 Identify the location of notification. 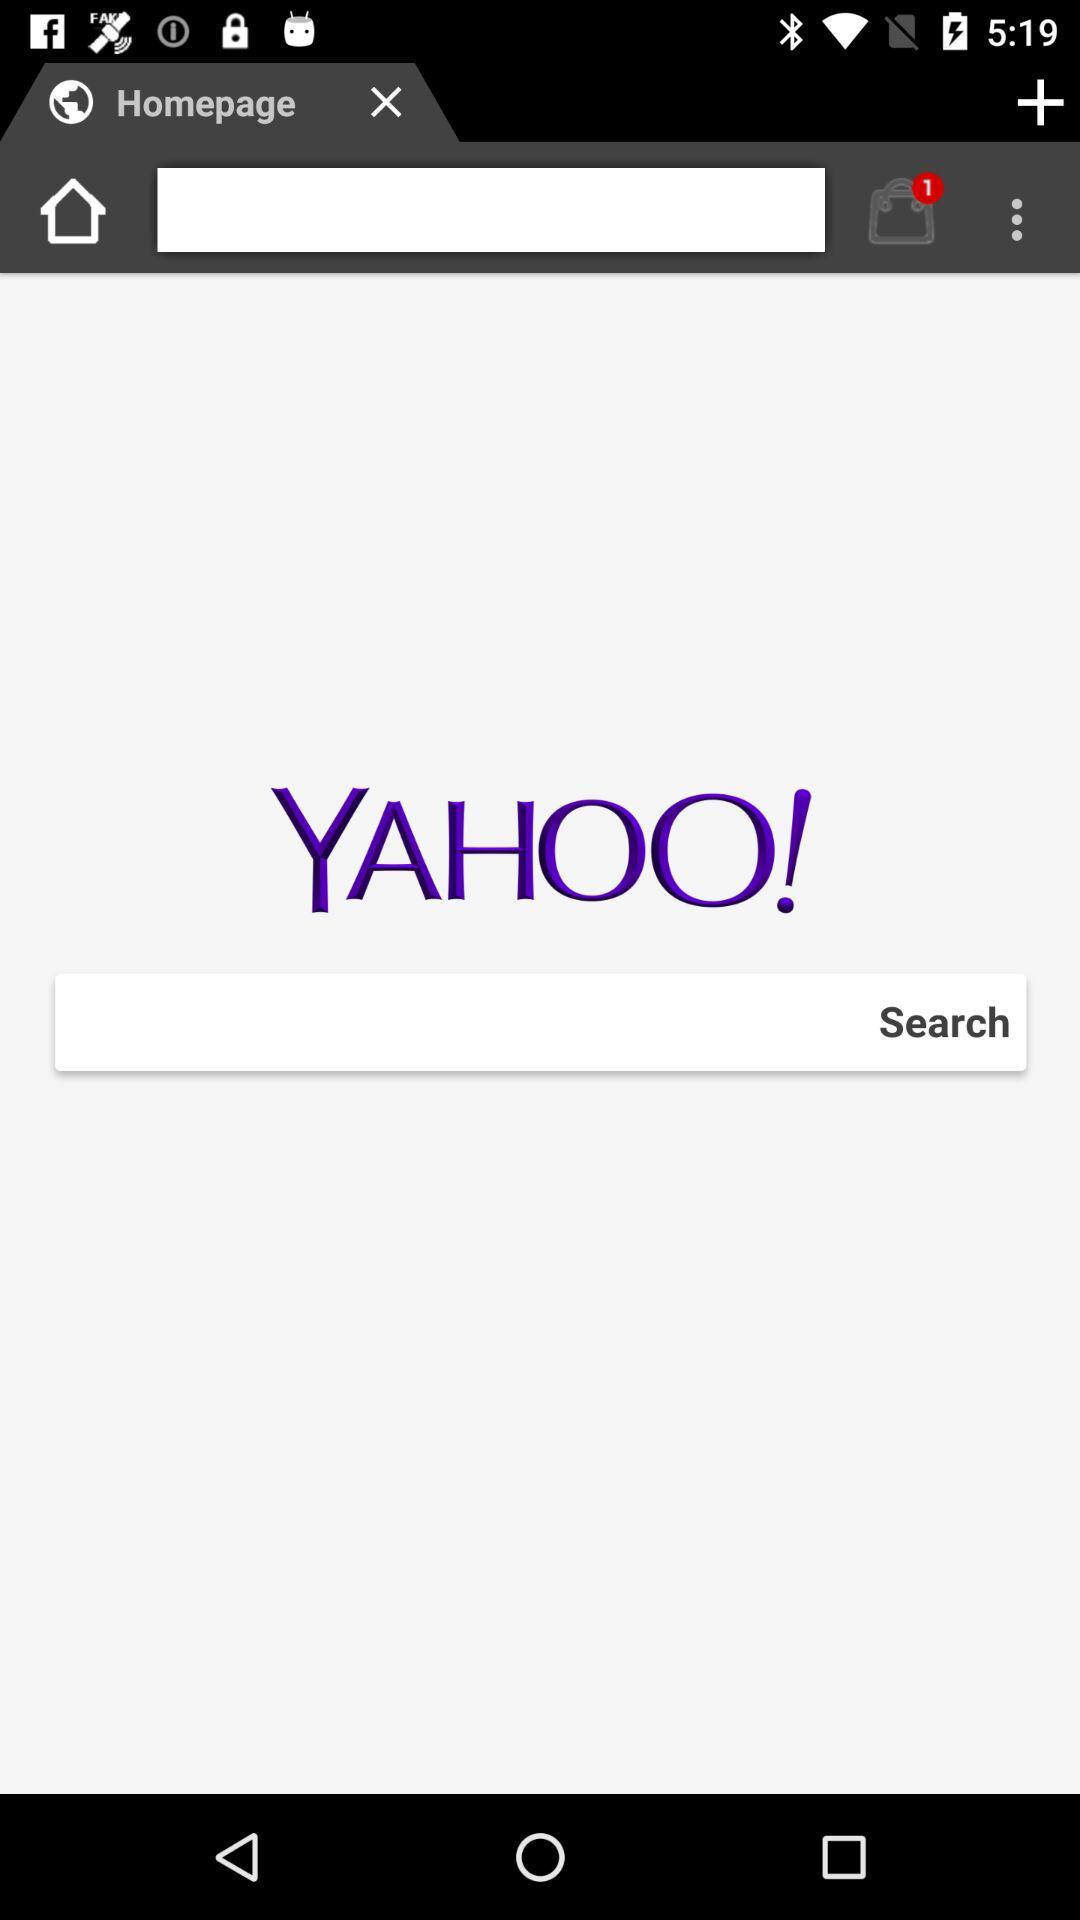
(901, 210).